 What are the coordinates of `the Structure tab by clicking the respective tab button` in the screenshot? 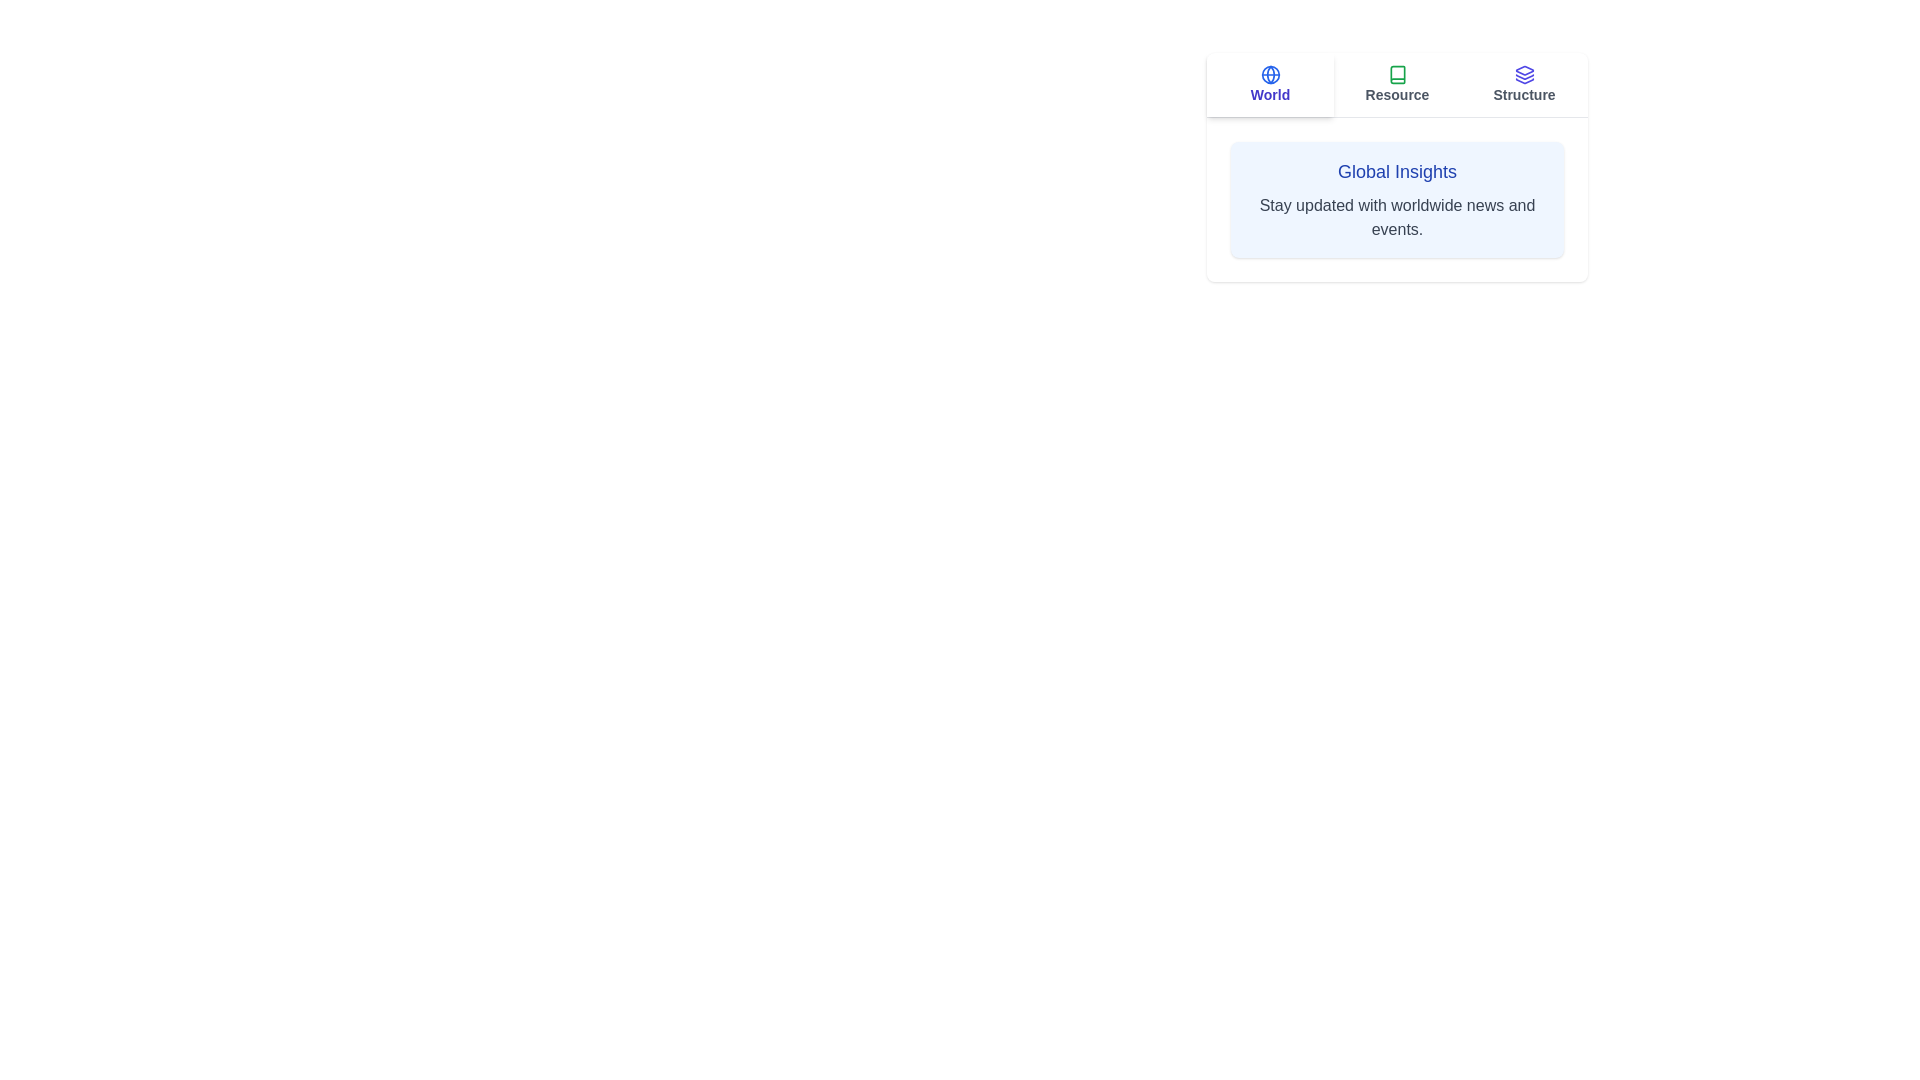 It's located at (1523, 83).